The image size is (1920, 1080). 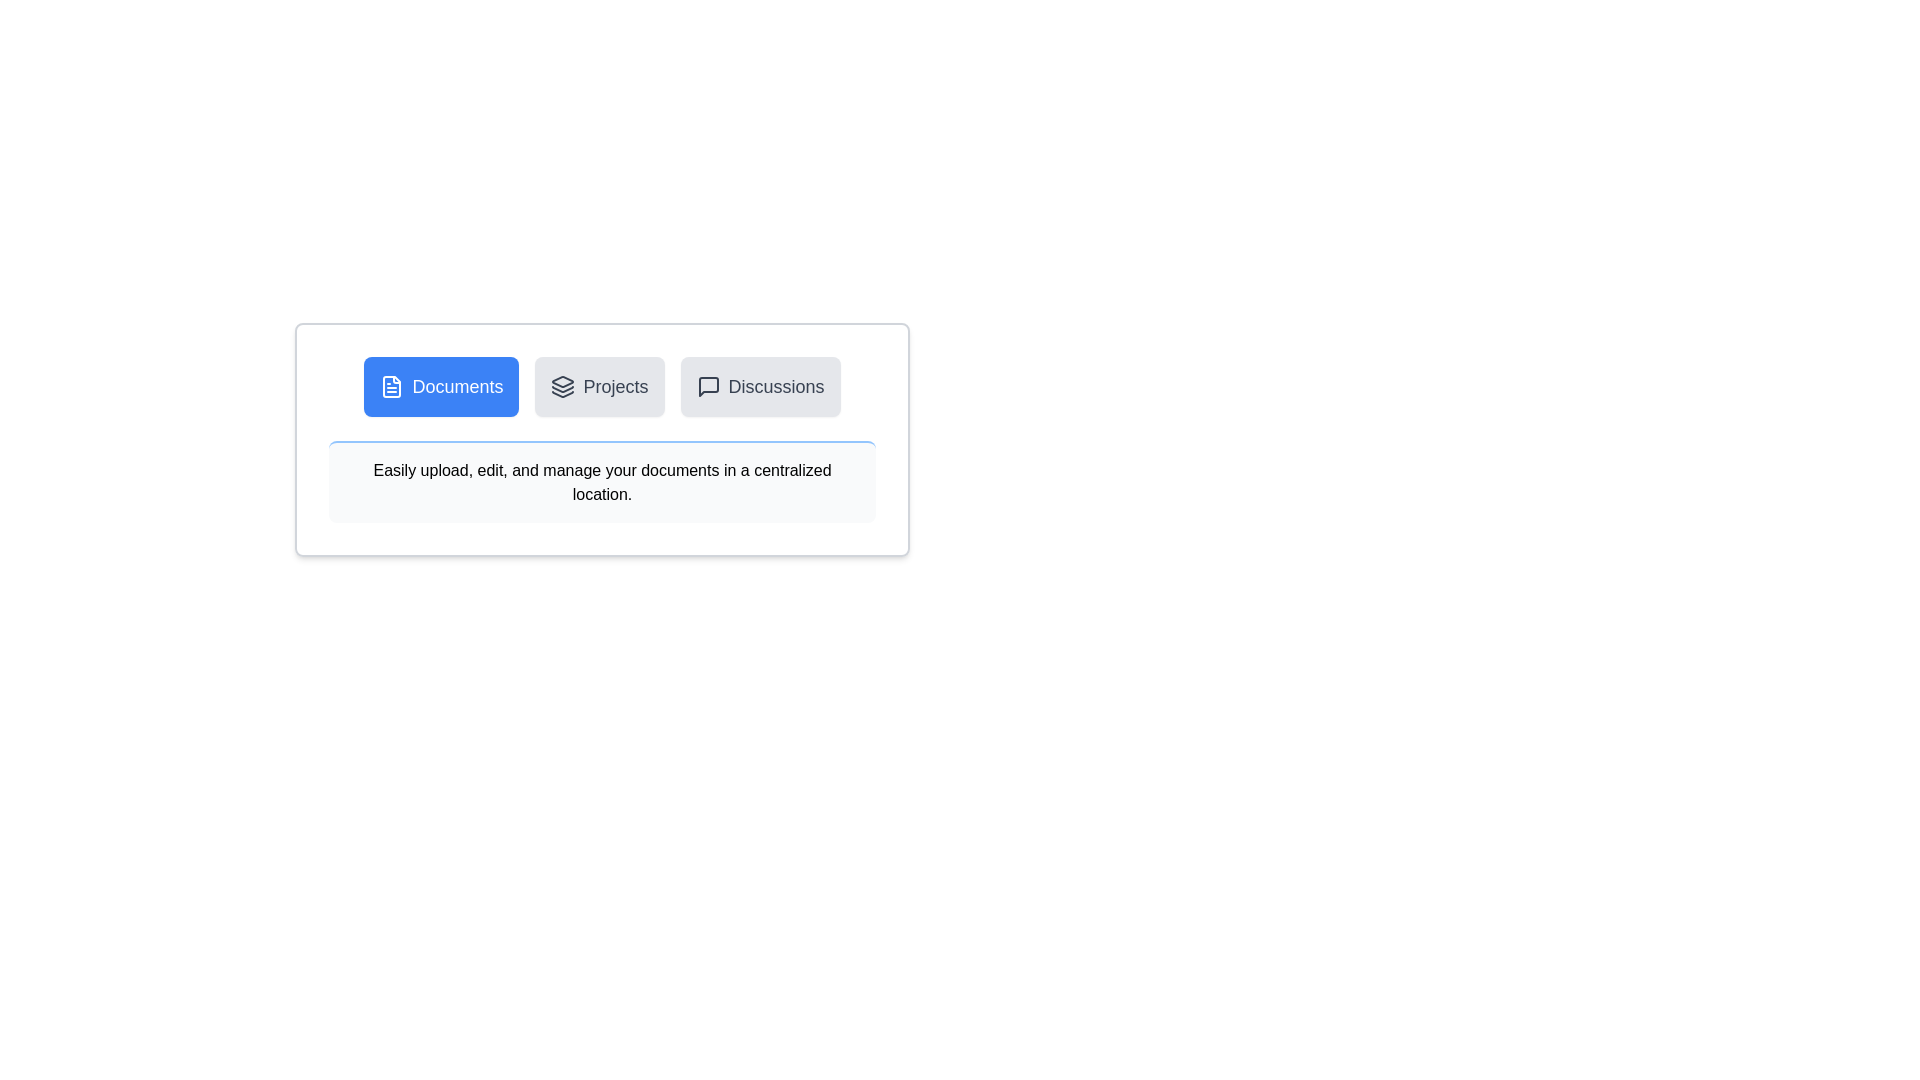 What do you see at coordinates (440, 386) in the screenshot?
I see `the Documents tab to view its content` at bounding box center [440, 386].